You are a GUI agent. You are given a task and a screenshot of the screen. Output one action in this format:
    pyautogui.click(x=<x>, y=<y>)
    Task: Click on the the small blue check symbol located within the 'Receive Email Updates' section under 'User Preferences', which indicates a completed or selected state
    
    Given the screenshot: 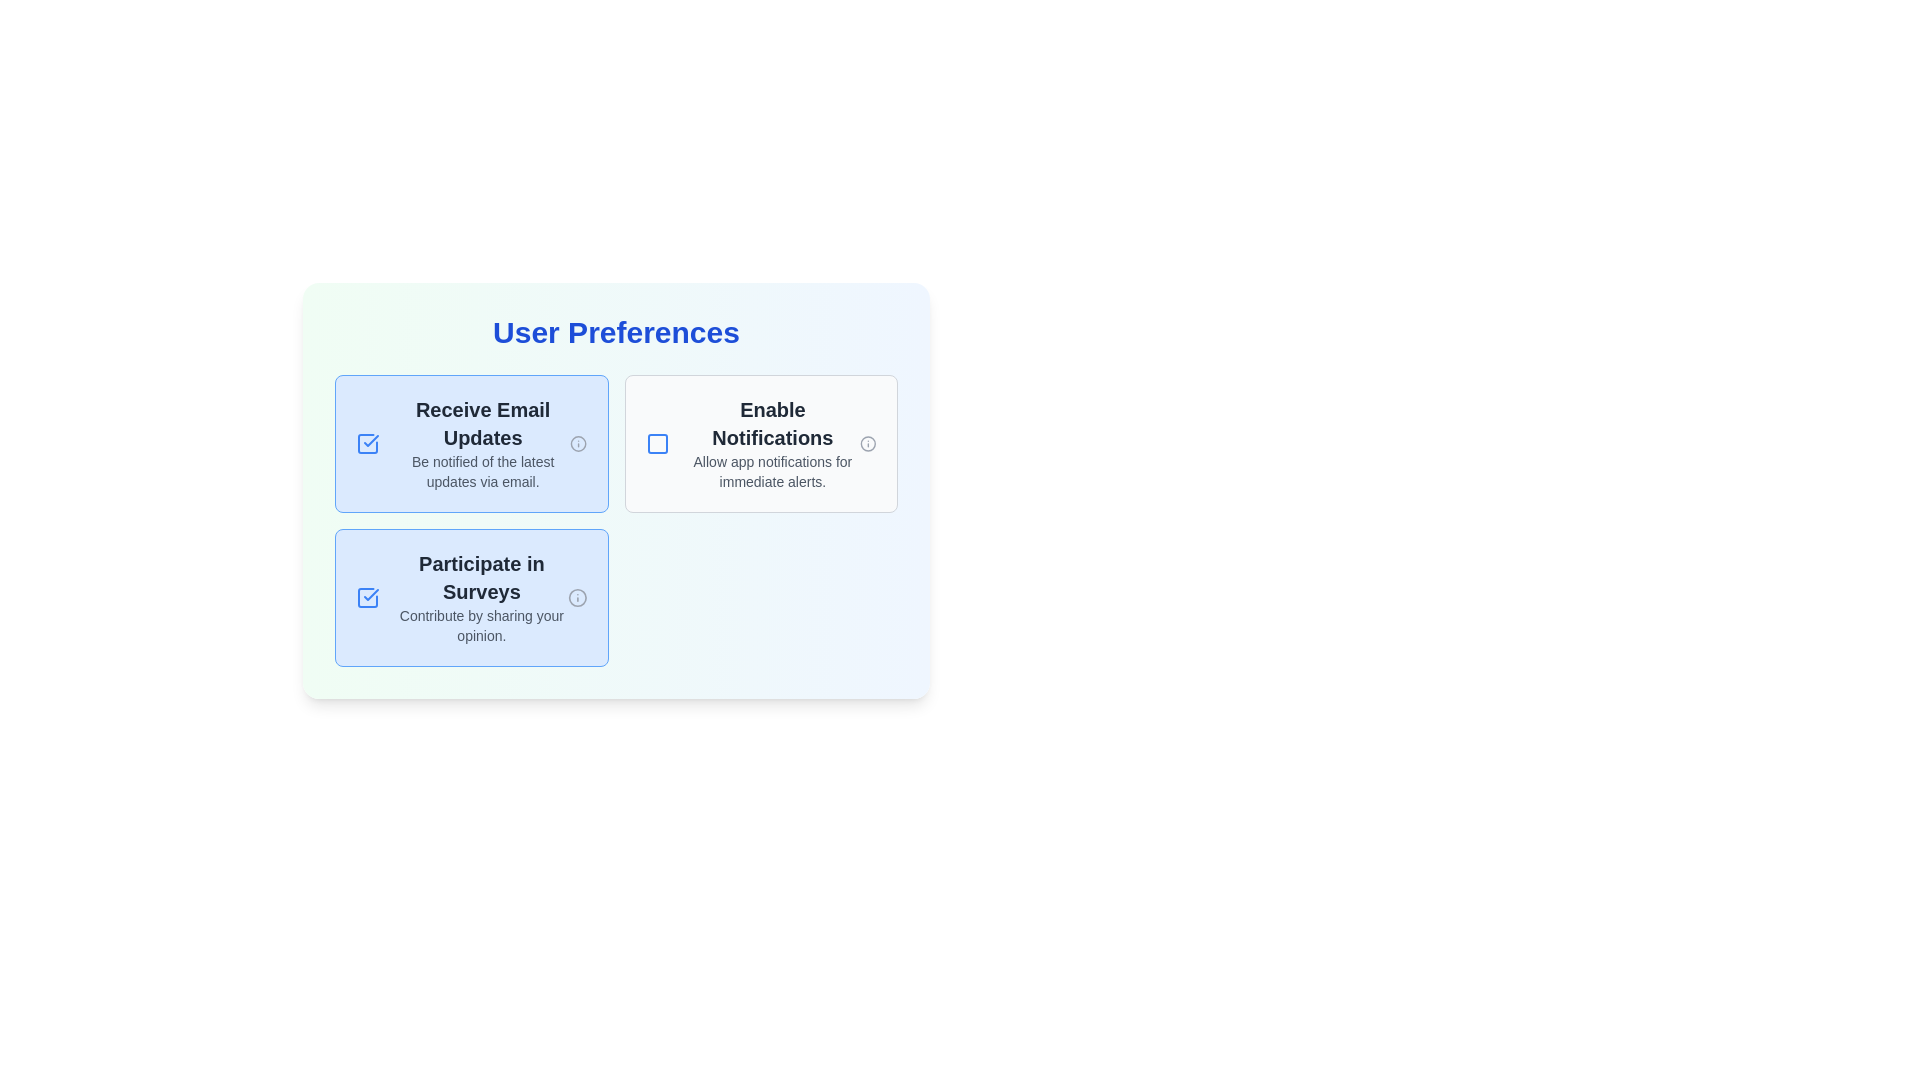 What is the action you would take?
    pyautogui.click(x=371, y=593)
    